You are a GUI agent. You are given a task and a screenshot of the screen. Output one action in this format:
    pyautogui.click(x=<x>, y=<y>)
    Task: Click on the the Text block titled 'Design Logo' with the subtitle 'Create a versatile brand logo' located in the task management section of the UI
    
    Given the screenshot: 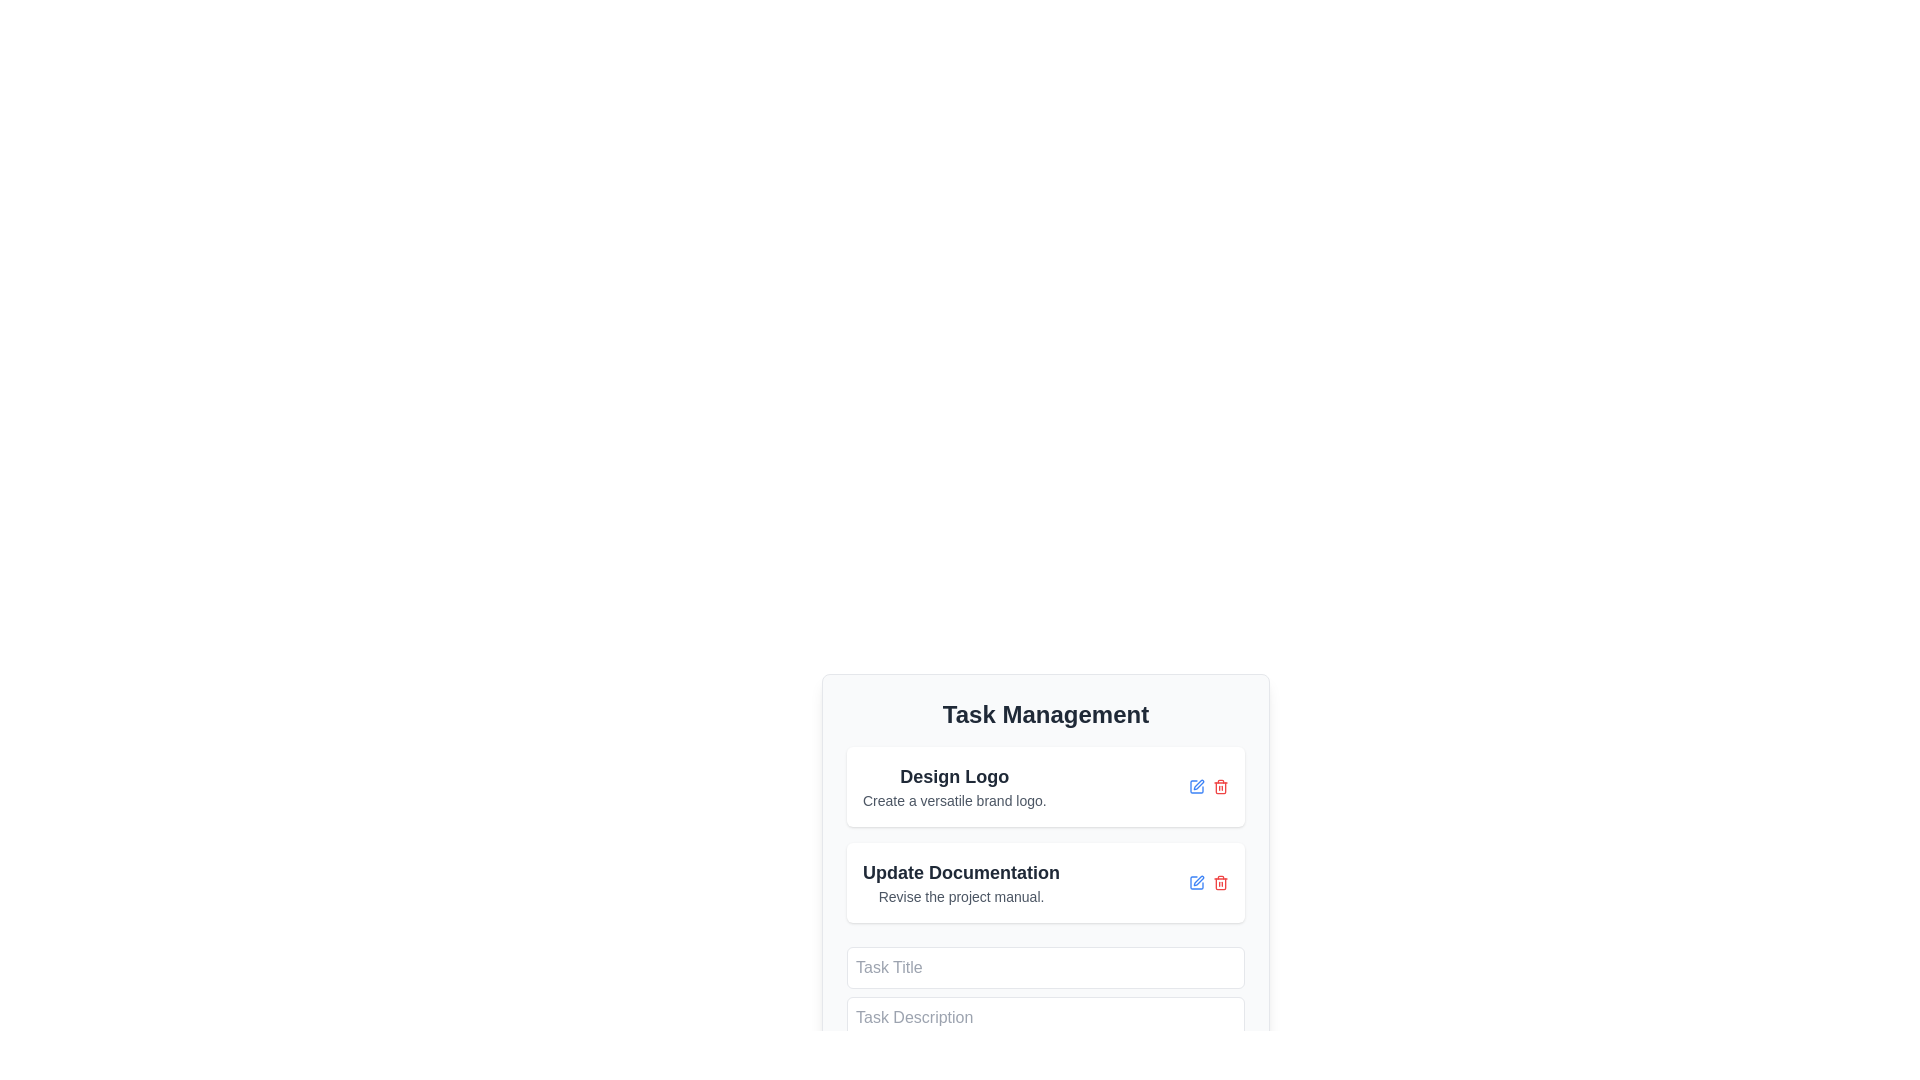 What is the action you would take?
    pyautogui.click(x=953, y=785)
    